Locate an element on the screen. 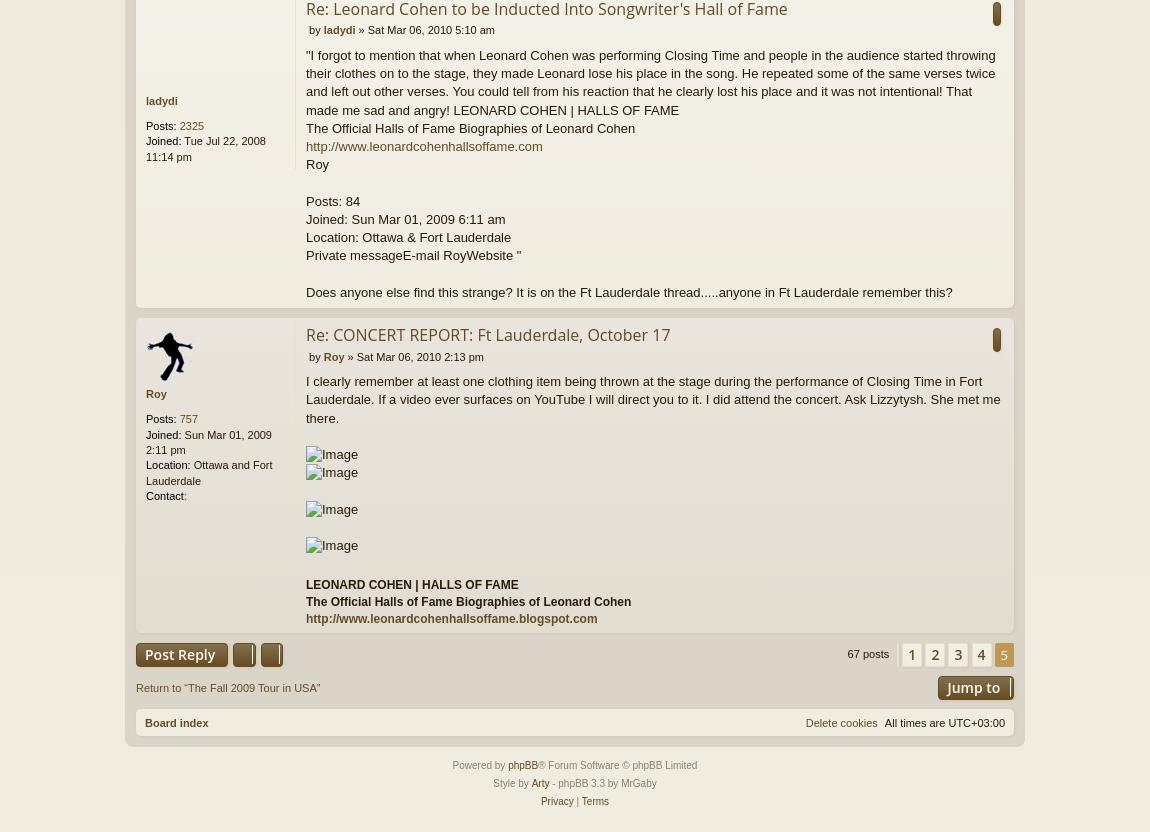  'Arty' is located at coordinates (540, 782).